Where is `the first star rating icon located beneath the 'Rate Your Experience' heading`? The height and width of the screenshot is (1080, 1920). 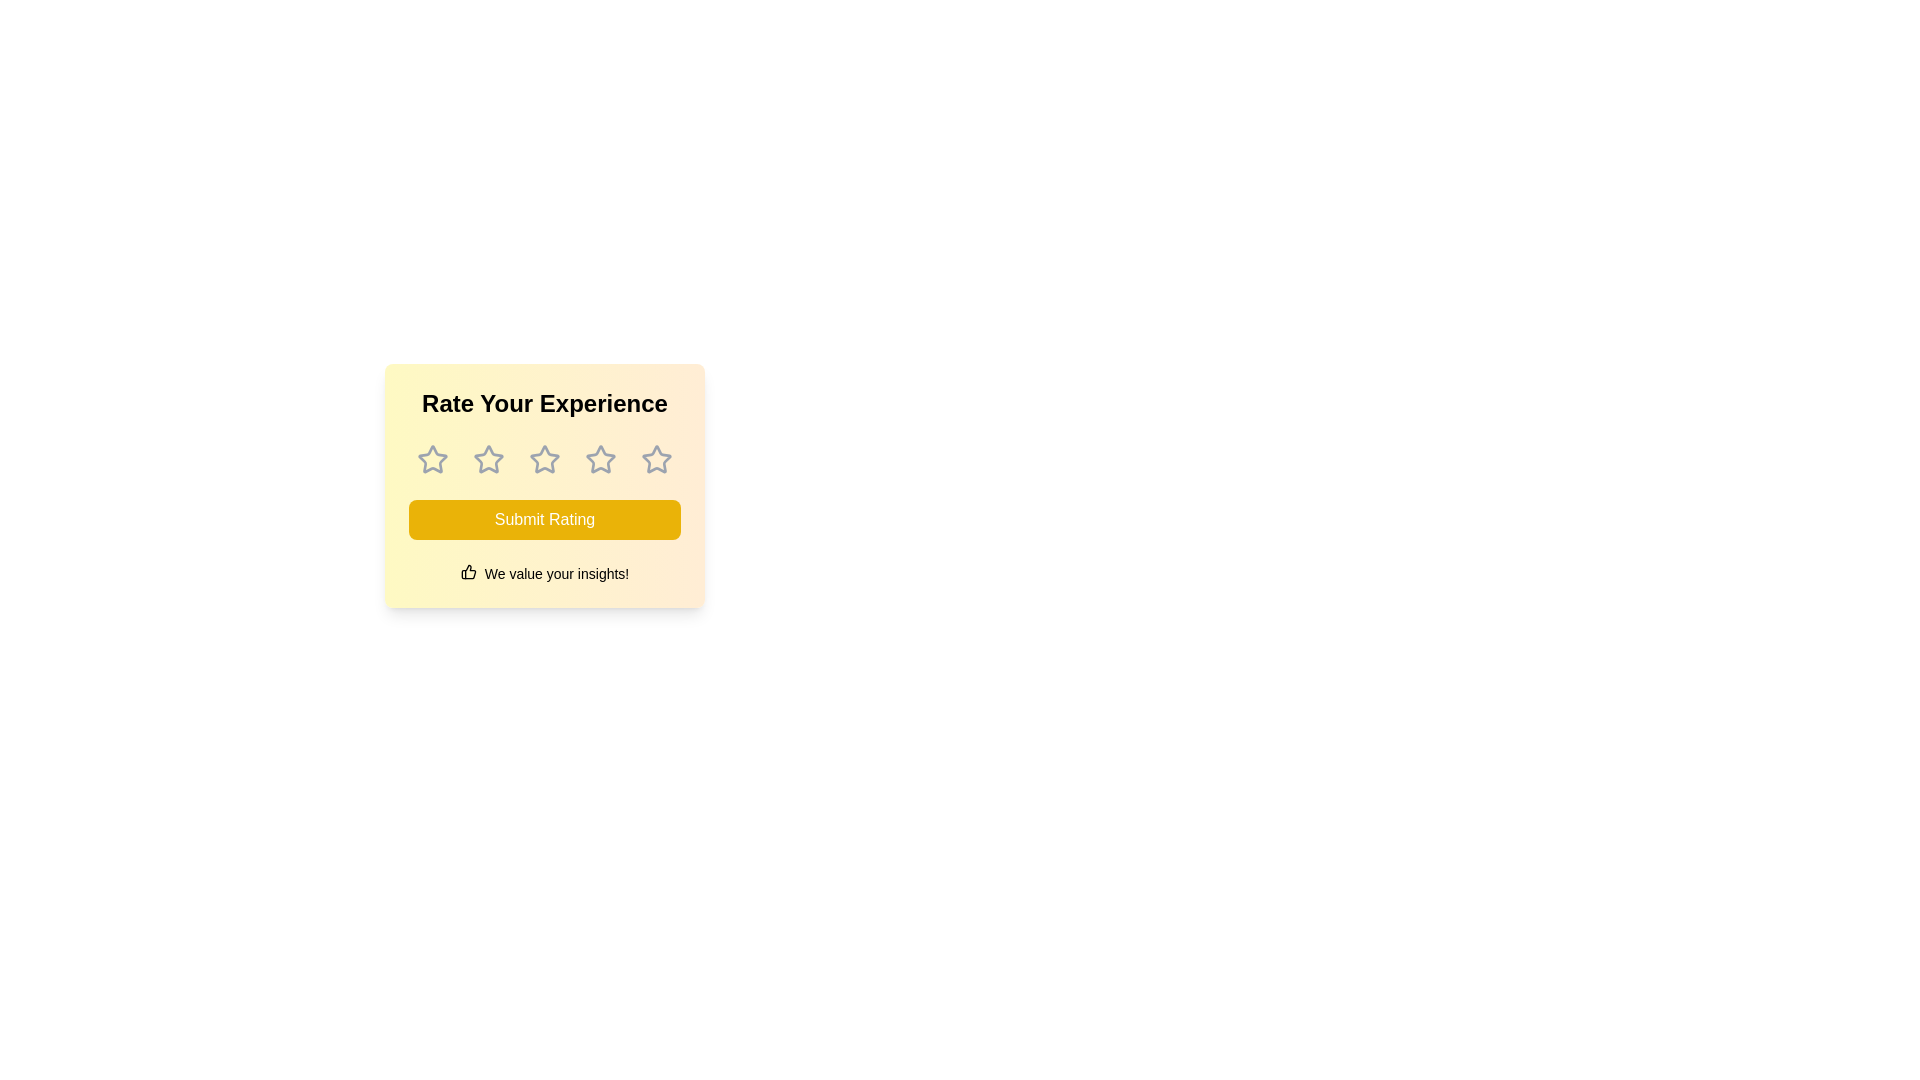
the first star rating icon located beneath the 'Rate Your Experience' heading is located at coordinates (431, 459).